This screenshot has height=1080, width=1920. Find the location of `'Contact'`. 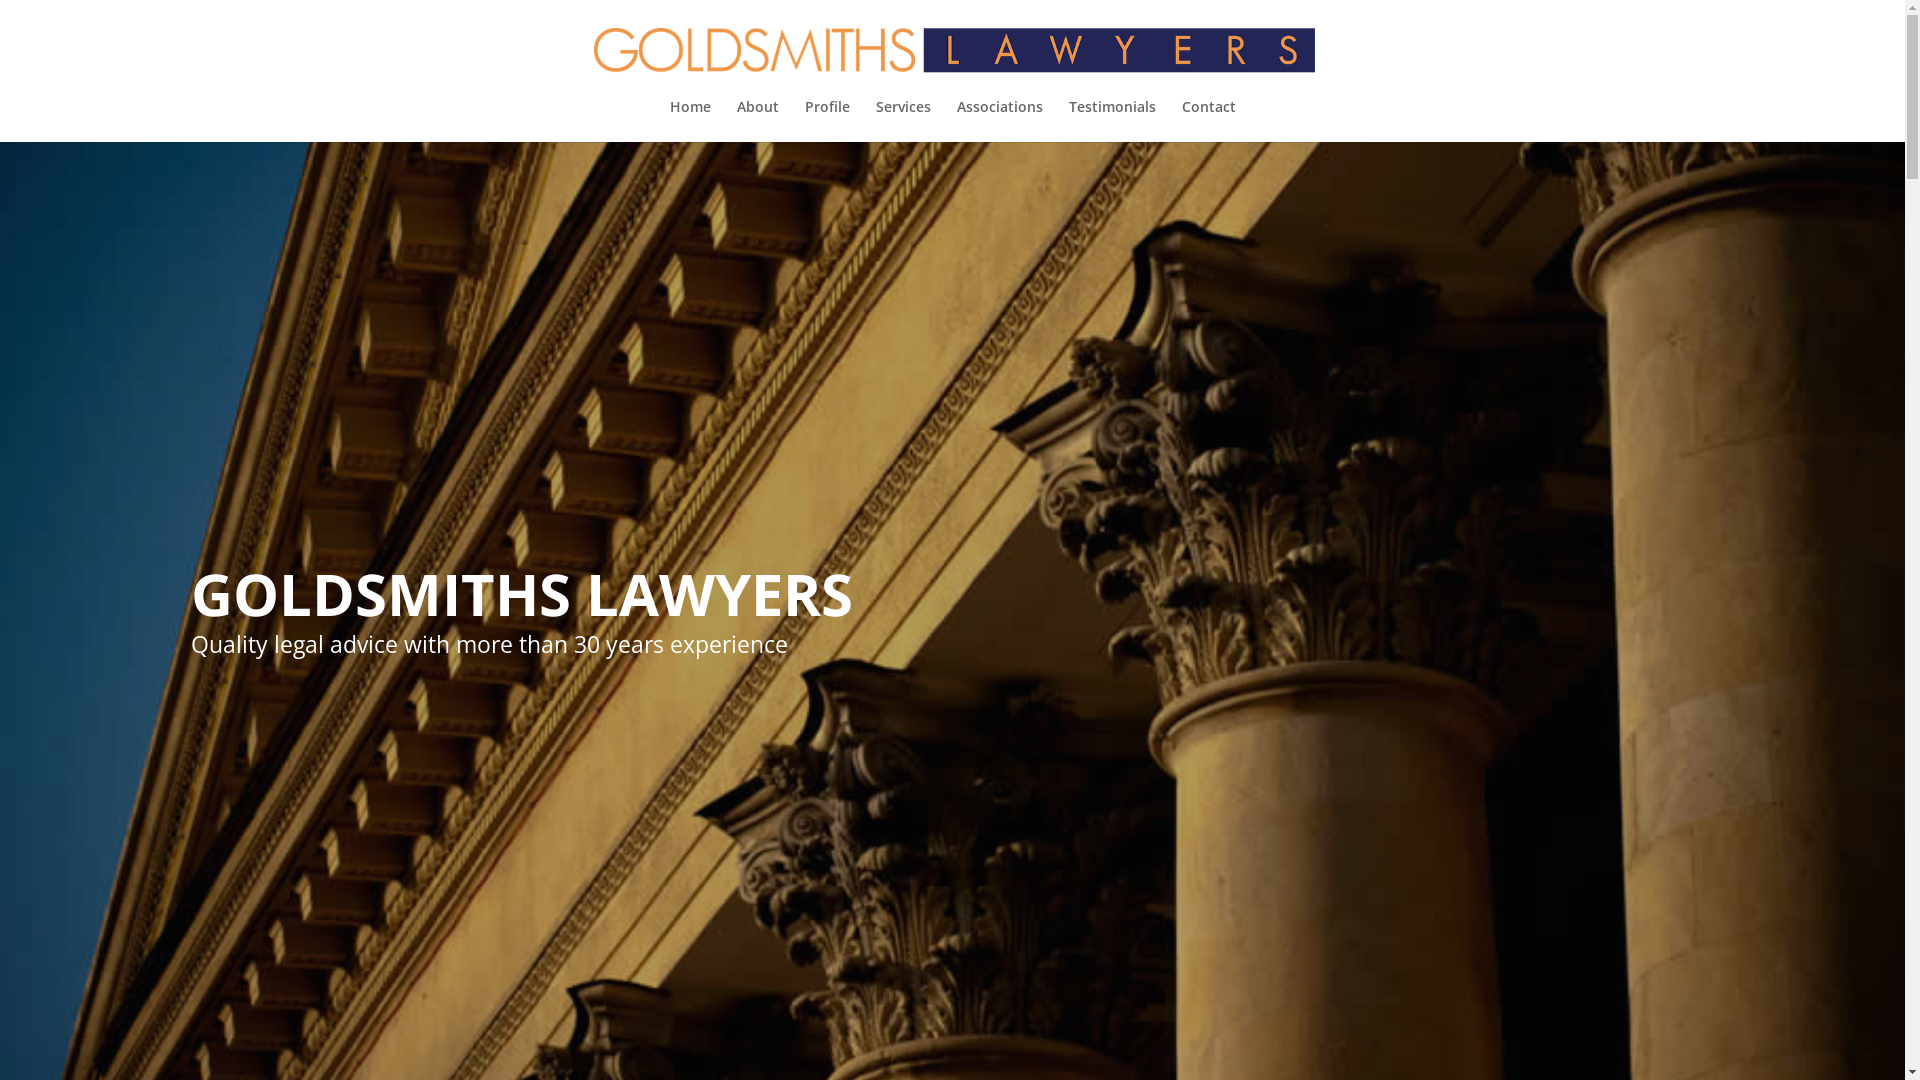

'Contact' is located at coordinates (1208, 120).